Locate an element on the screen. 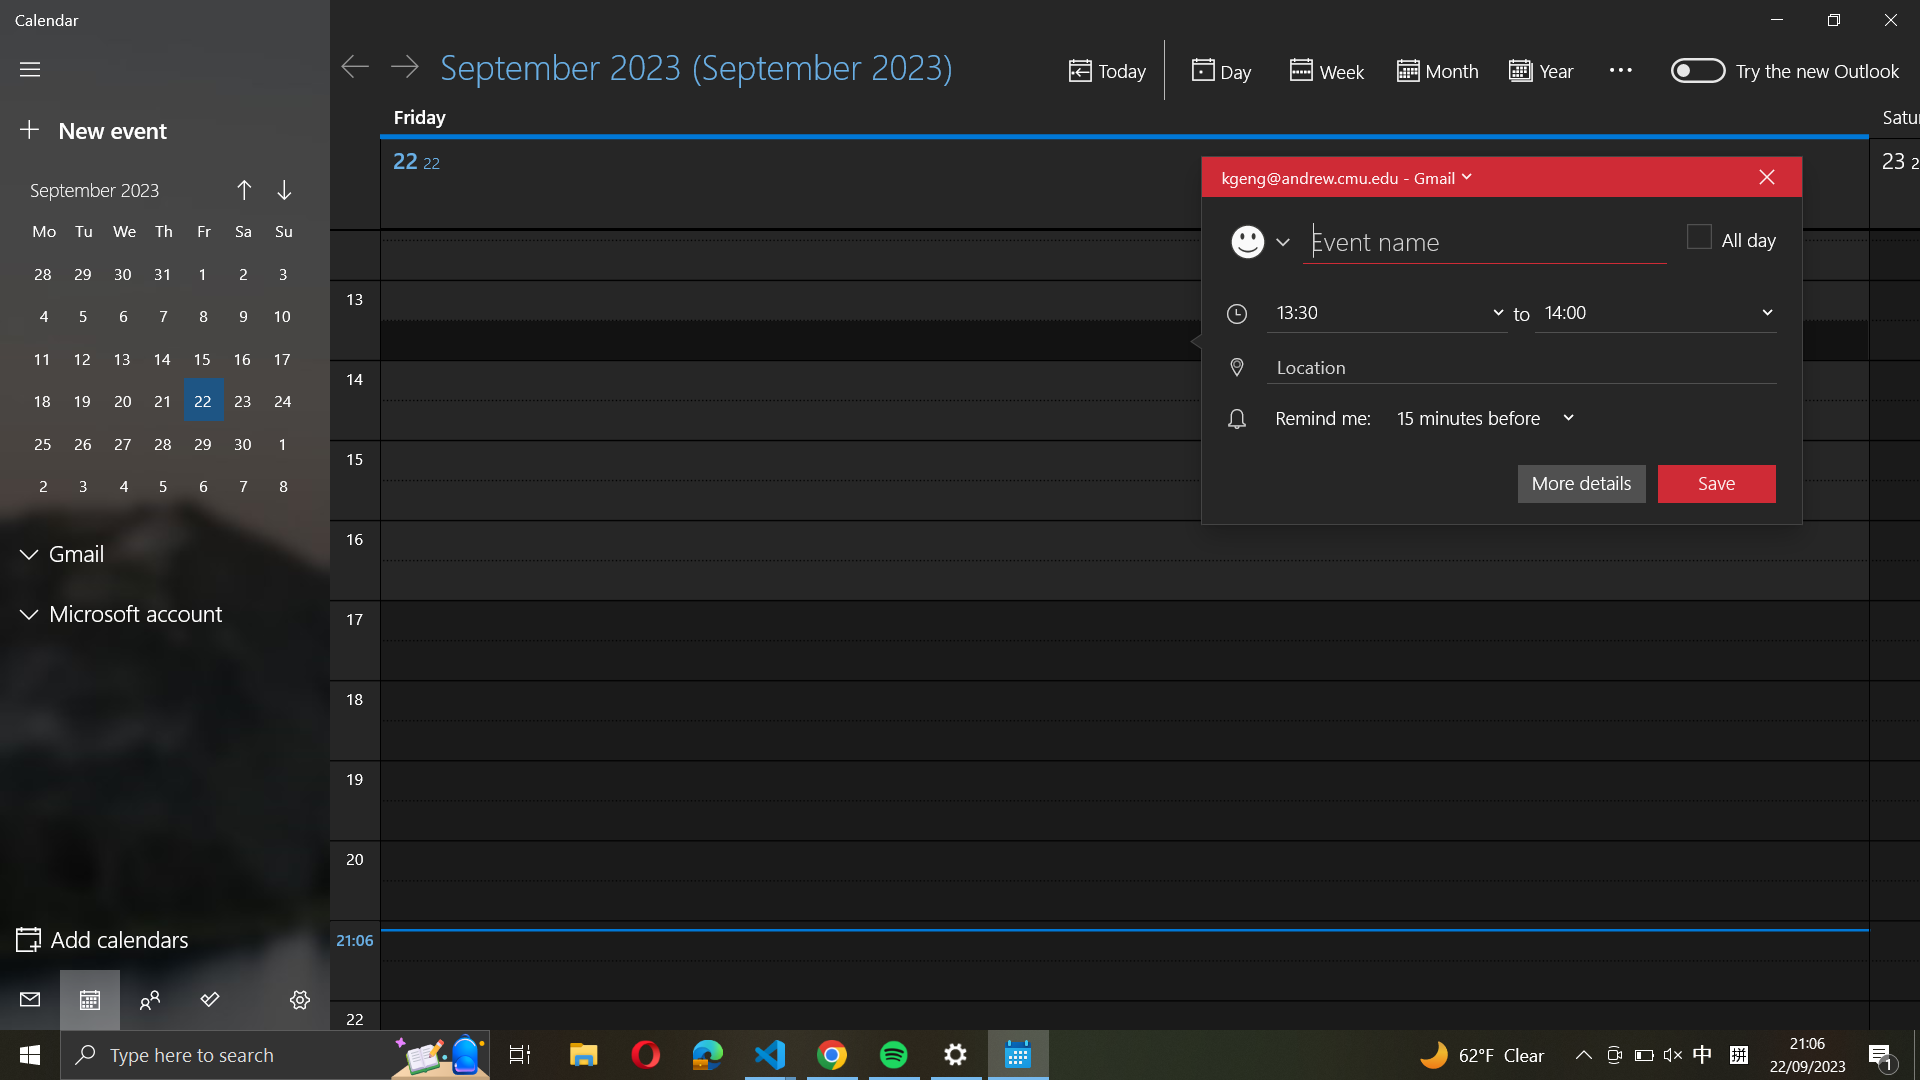  Switch mode to "monthly" calendar is located at coordinates (1434, 71).